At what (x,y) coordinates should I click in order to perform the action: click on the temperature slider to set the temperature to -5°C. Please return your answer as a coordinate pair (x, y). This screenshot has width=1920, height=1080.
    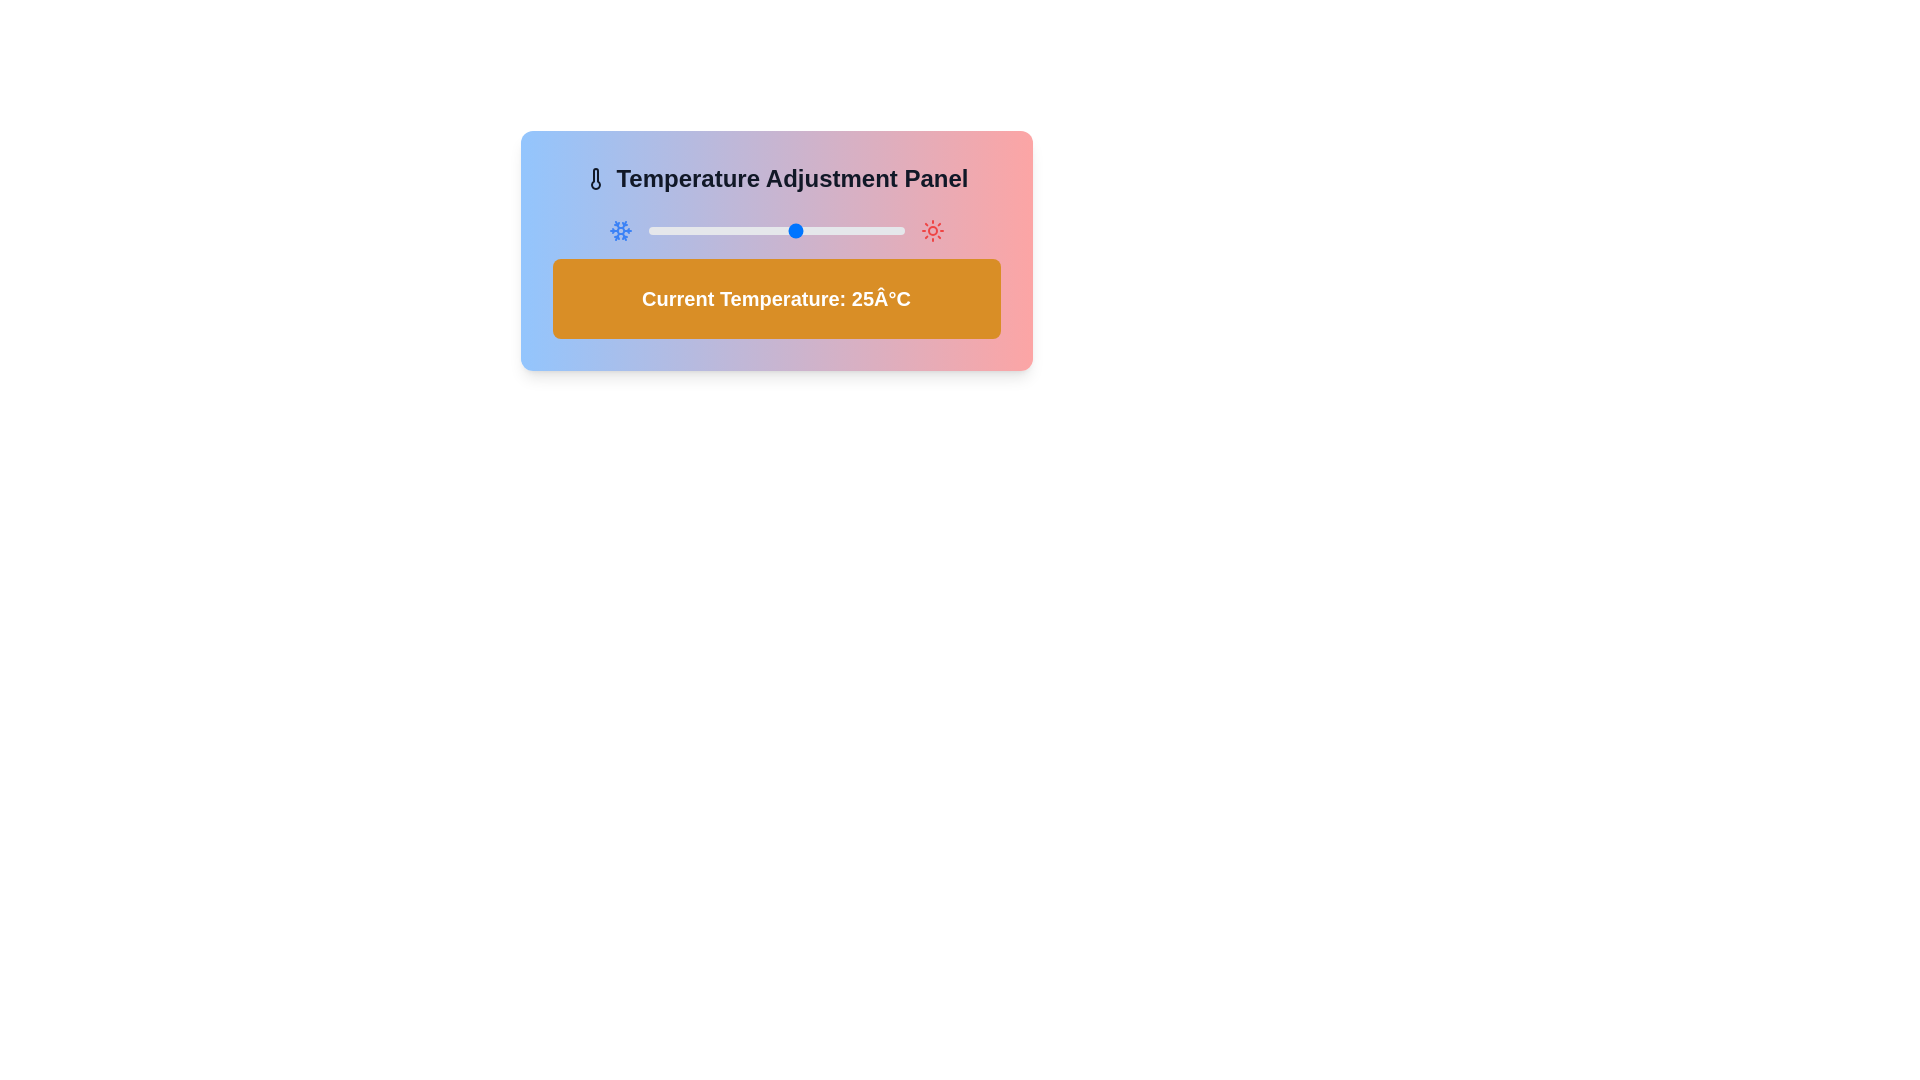
    Looking at the image, I should click on (669, 230).